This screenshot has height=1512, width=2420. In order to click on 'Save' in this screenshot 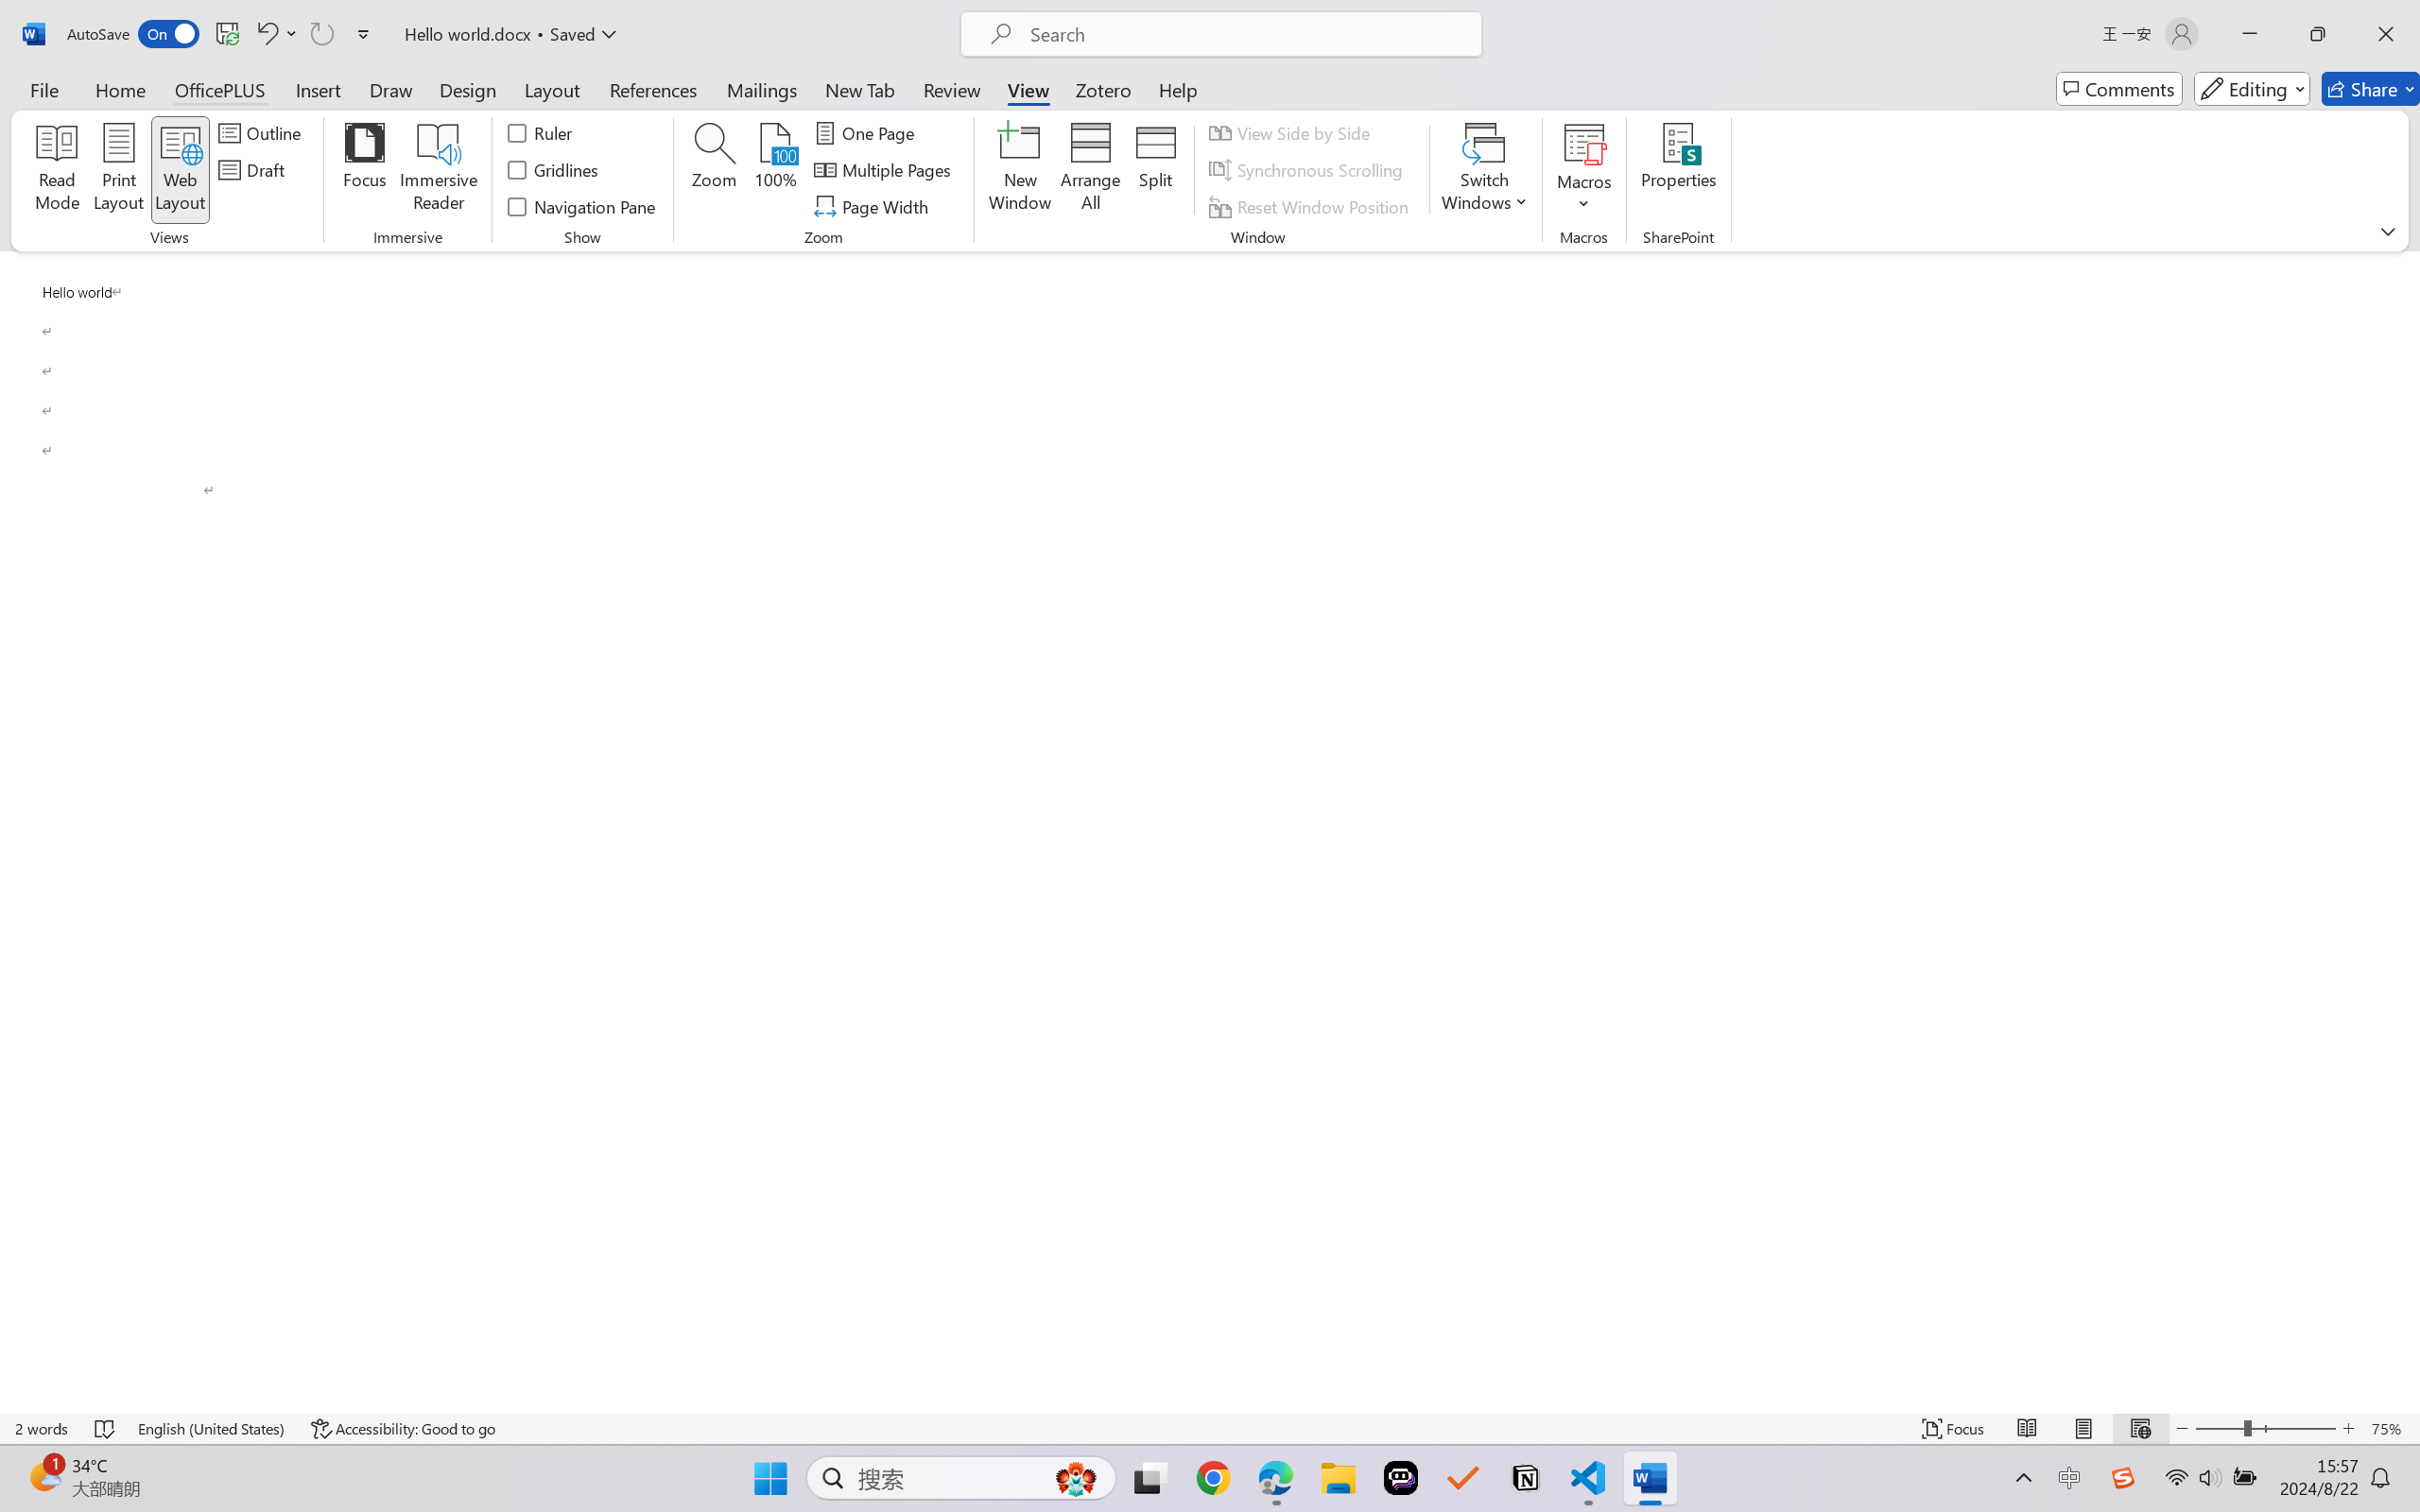, I will do `click(226, 33)`.